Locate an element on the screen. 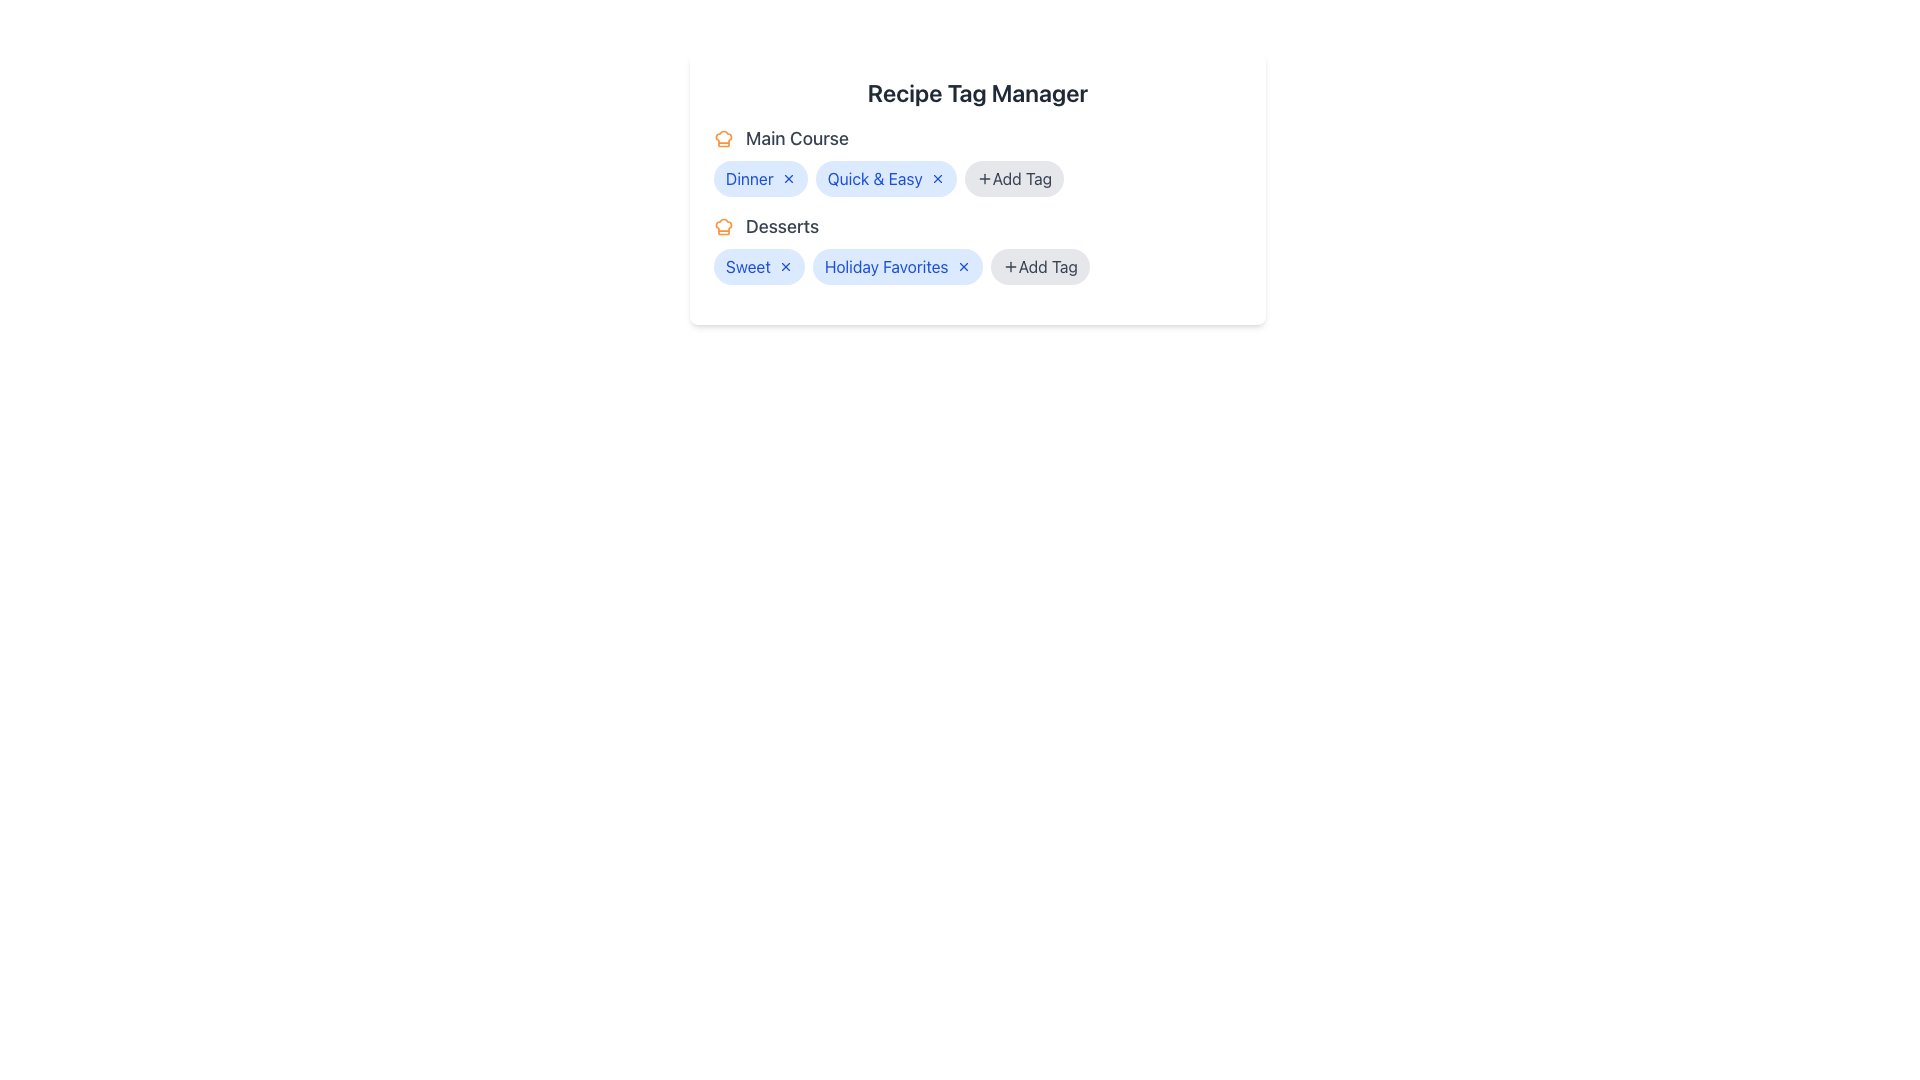 This screenshot has width=1920, height=1080. the Category Tag Section located directly below the header 'Recipe Tag Manager' is located at coordinates (978, 160).